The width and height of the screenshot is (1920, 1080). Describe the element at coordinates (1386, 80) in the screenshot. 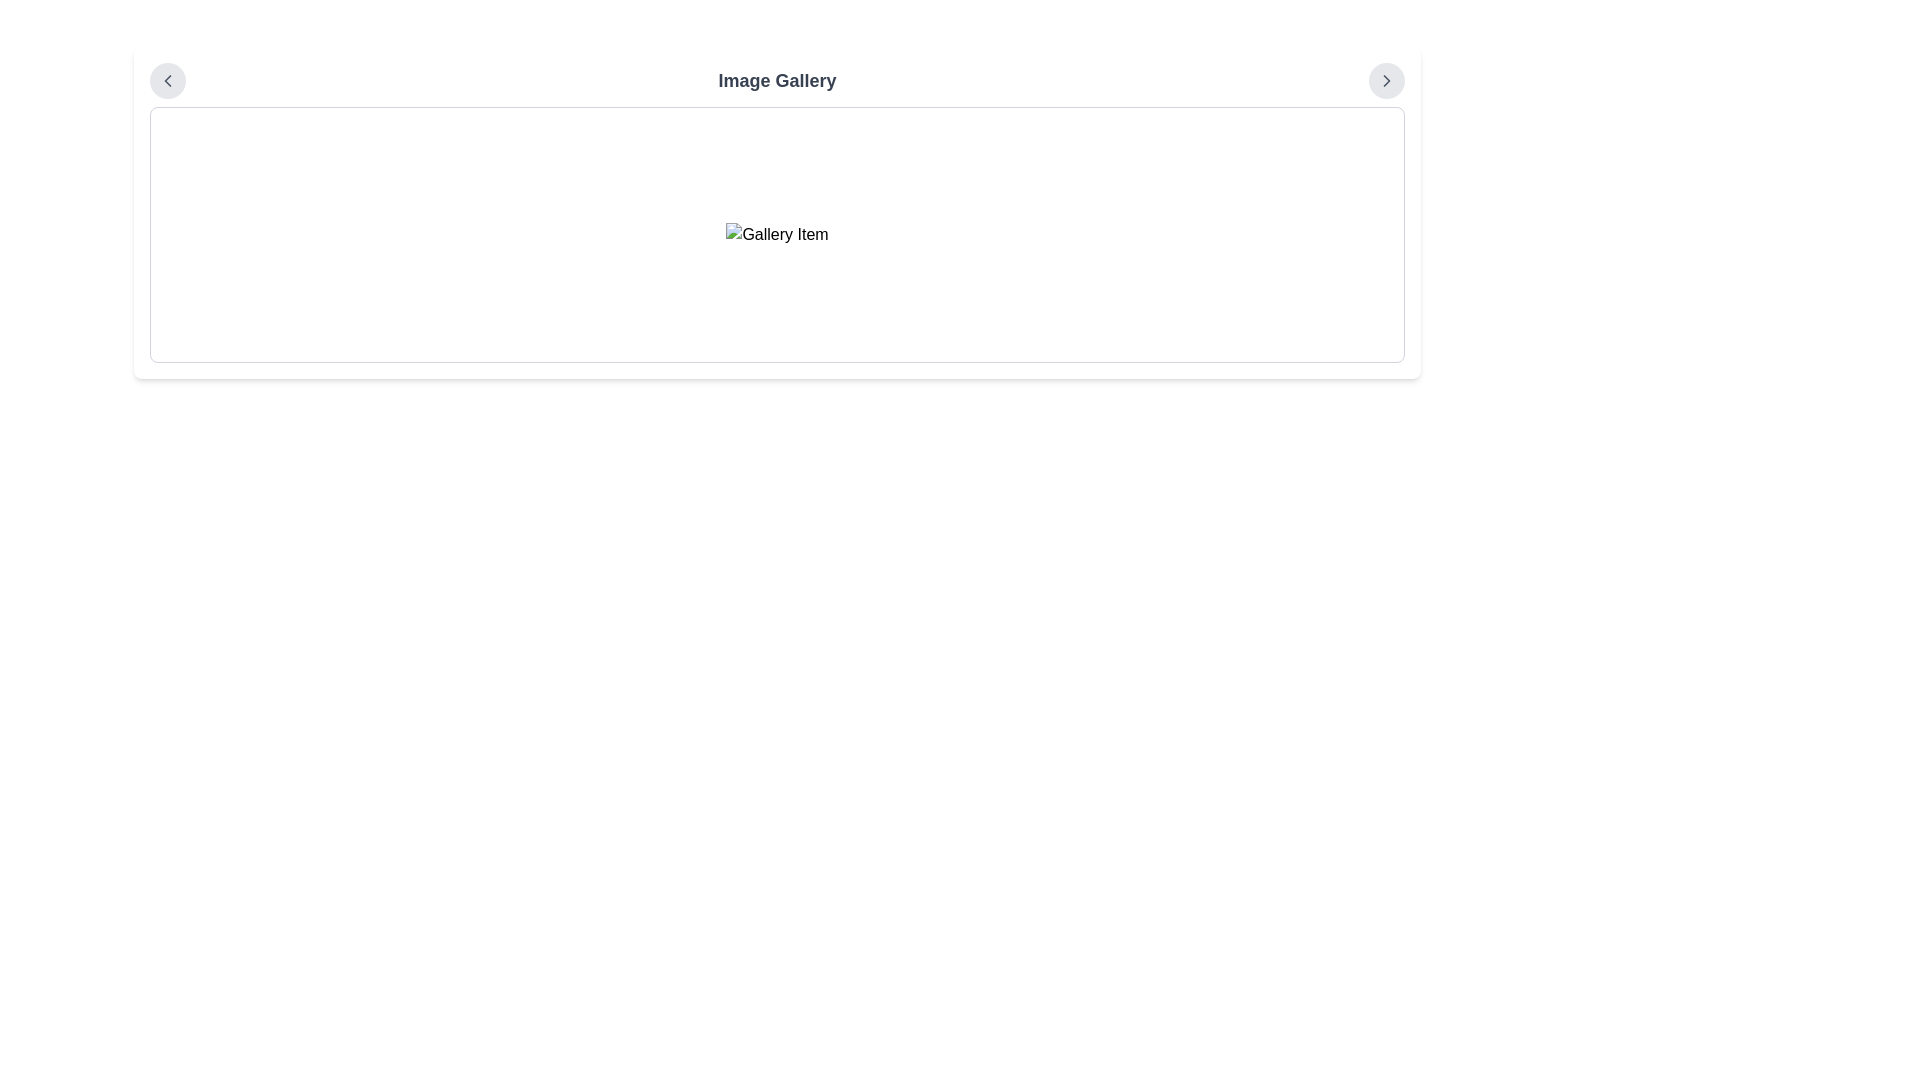

I see `the right-facing chevron icon within a circular grey background, located in the upper-right corner of the panel next to 'Image Gallery'` at that location.